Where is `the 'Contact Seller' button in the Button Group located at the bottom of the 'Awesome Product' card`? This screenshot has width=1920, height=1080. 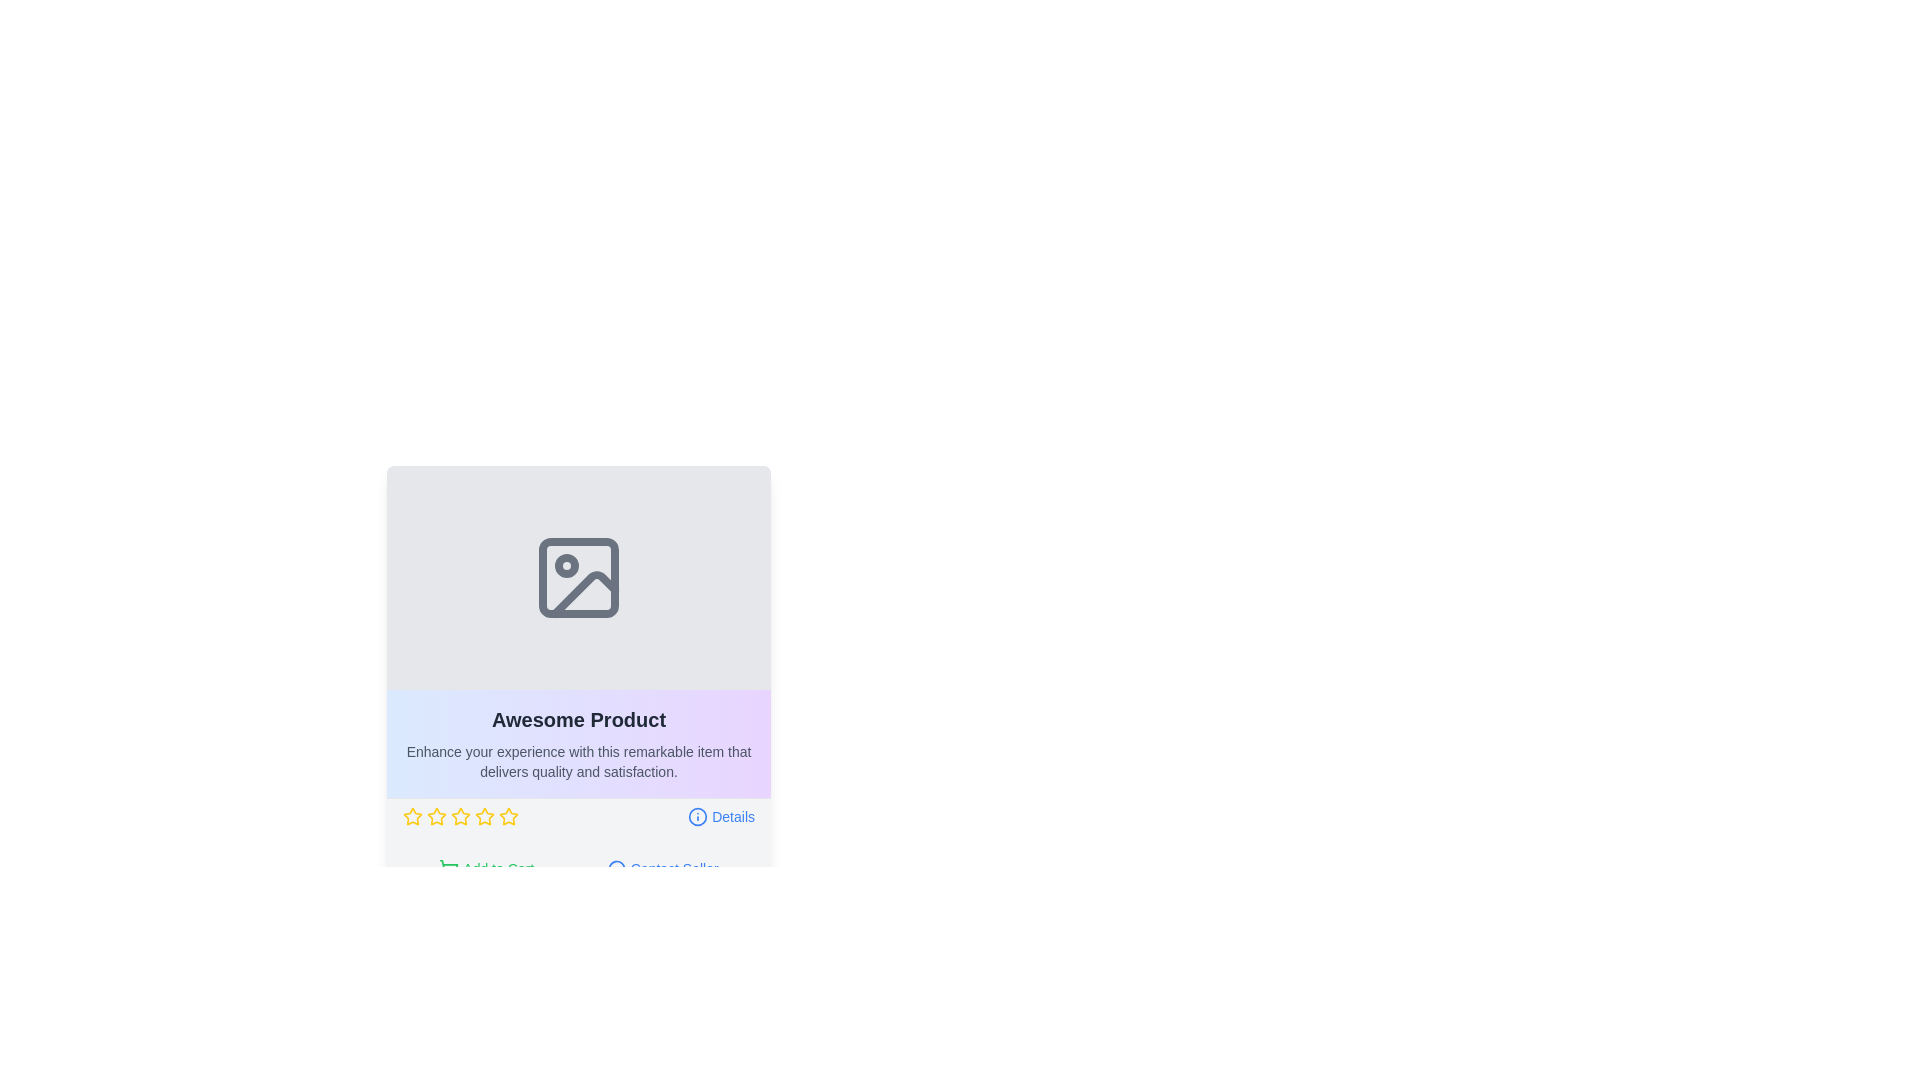
the 'Contact Seller' button in the Button Group located at the bottom of the 'Awesome Product' card is located at coordinates (578, 867).